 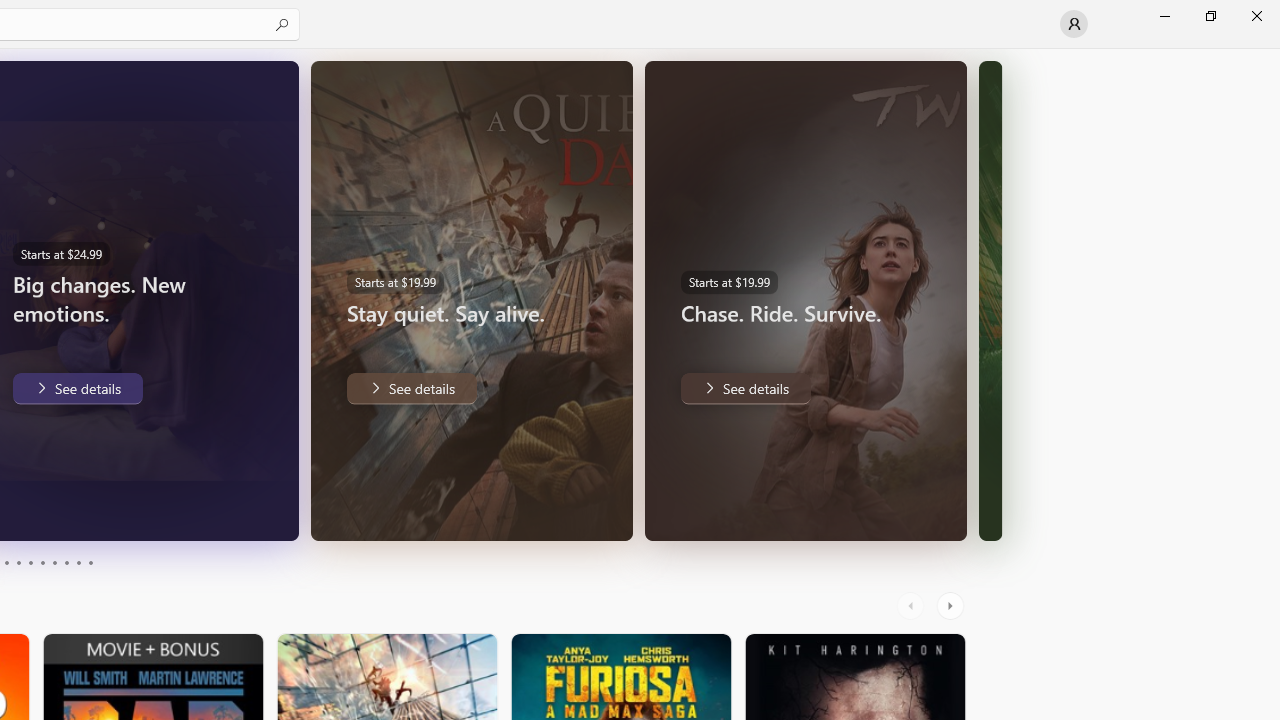 I want to click on 'Page 8', so click(x=65, y=563).